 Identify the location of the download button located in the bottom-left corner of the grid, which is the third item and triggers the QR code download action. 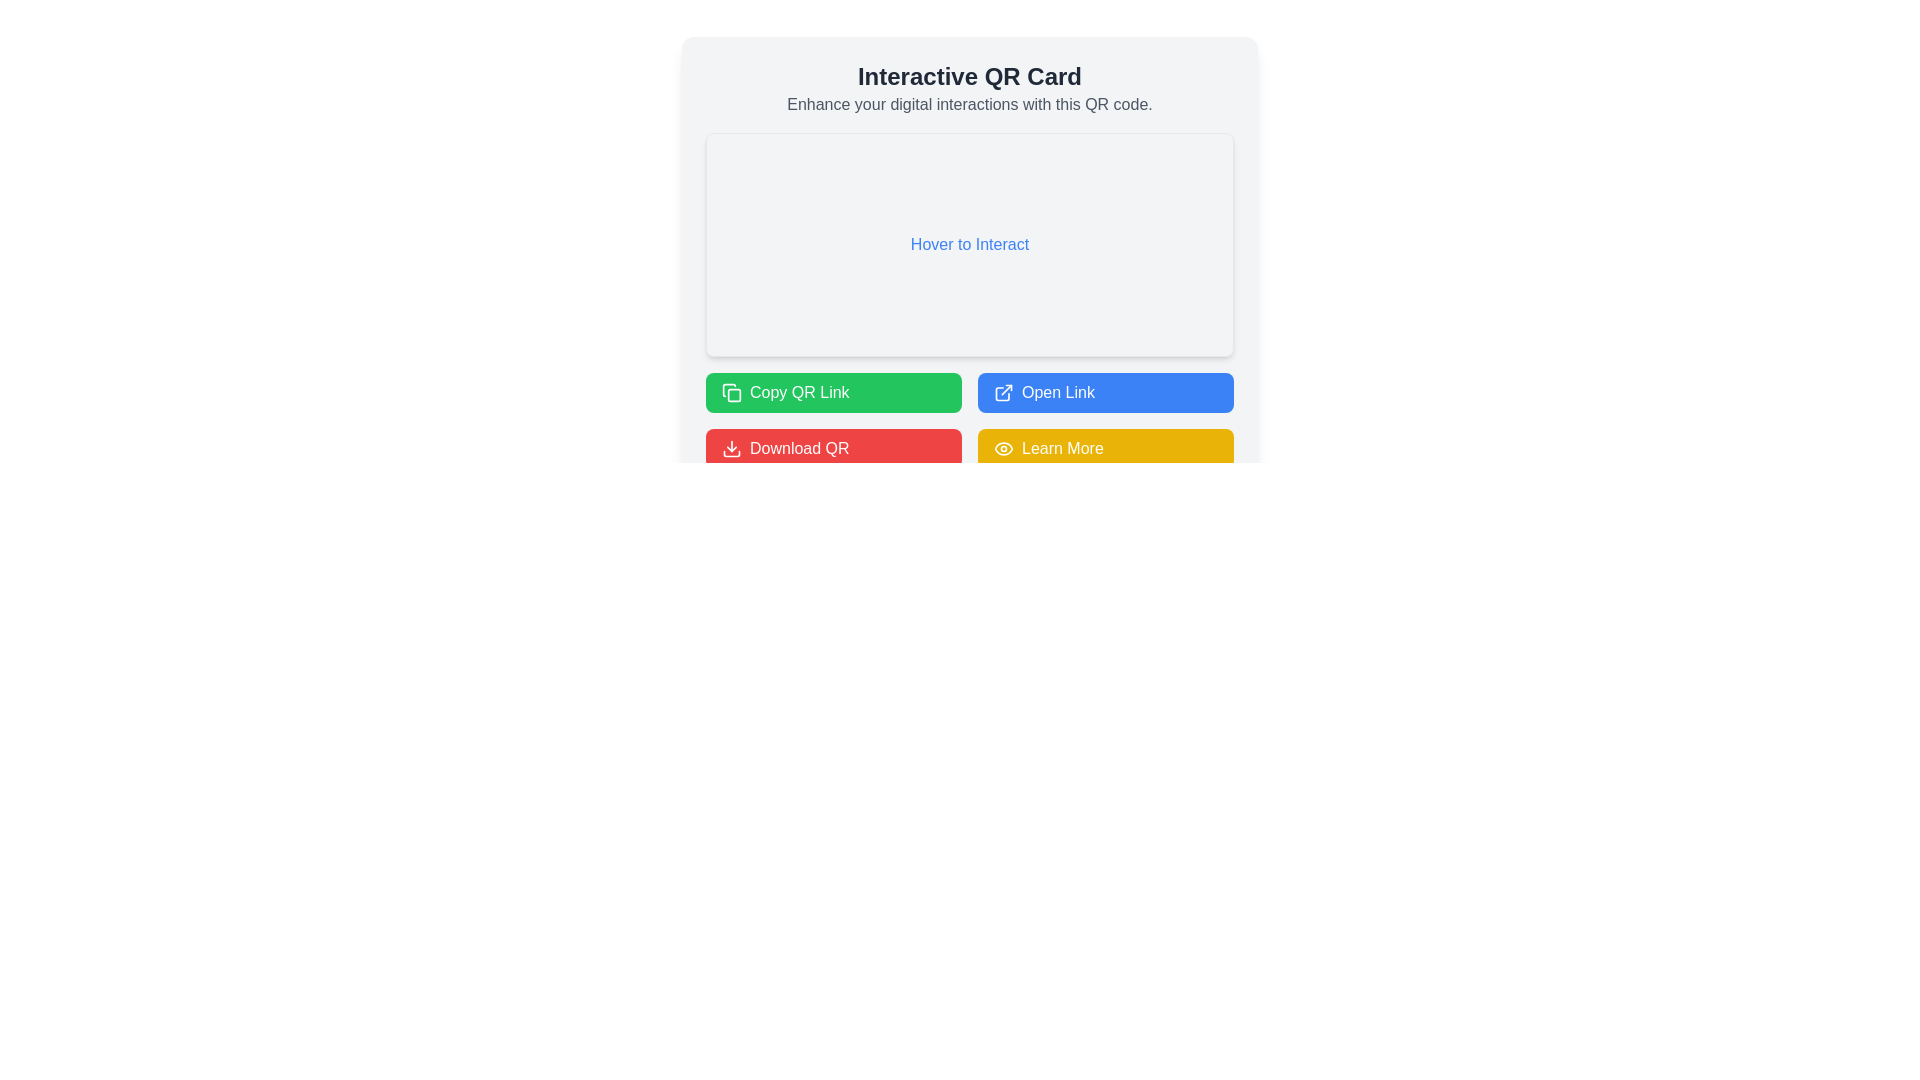
(834, 447).